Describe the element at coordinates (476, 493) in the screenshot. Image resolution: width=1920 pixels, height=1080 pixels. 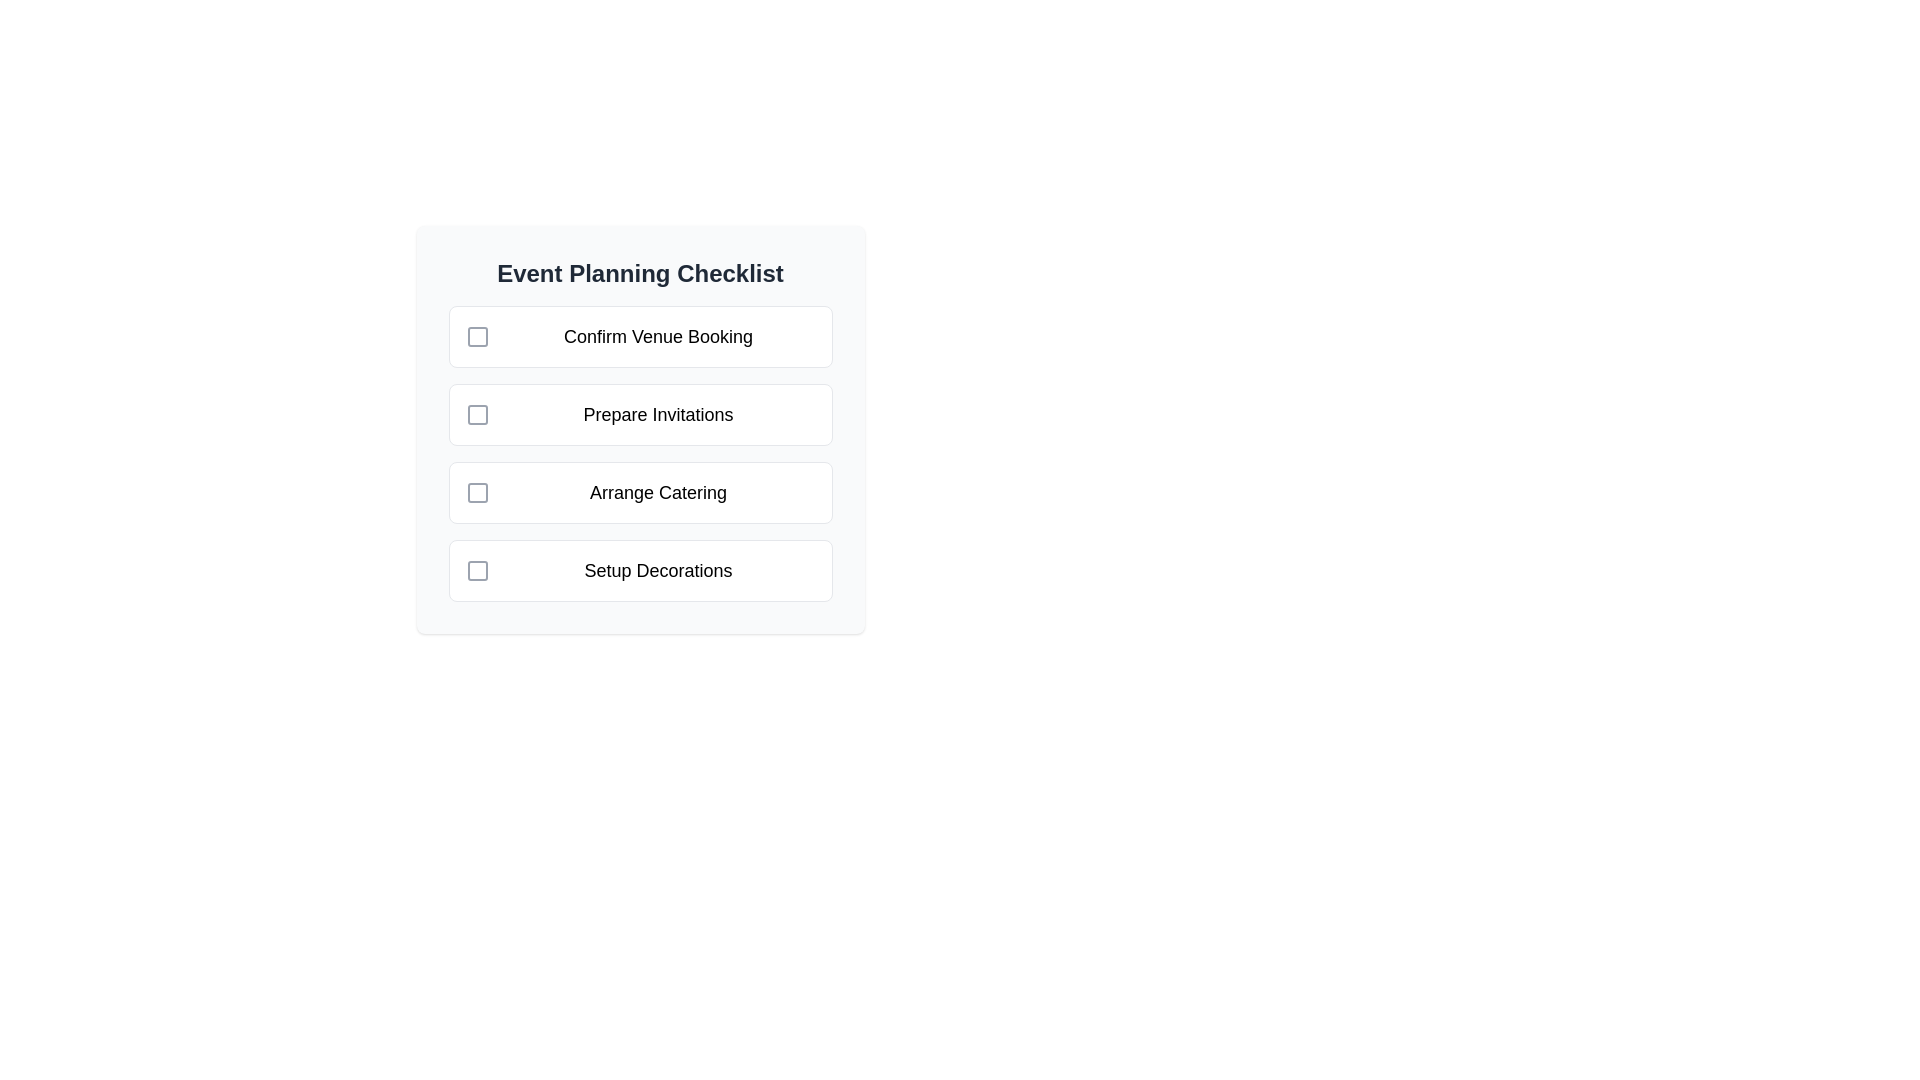
I see `the interactive checkbox for the 'Arrange Catering' task in the Event Planning Checklist to trigger the hover effect` at that location.